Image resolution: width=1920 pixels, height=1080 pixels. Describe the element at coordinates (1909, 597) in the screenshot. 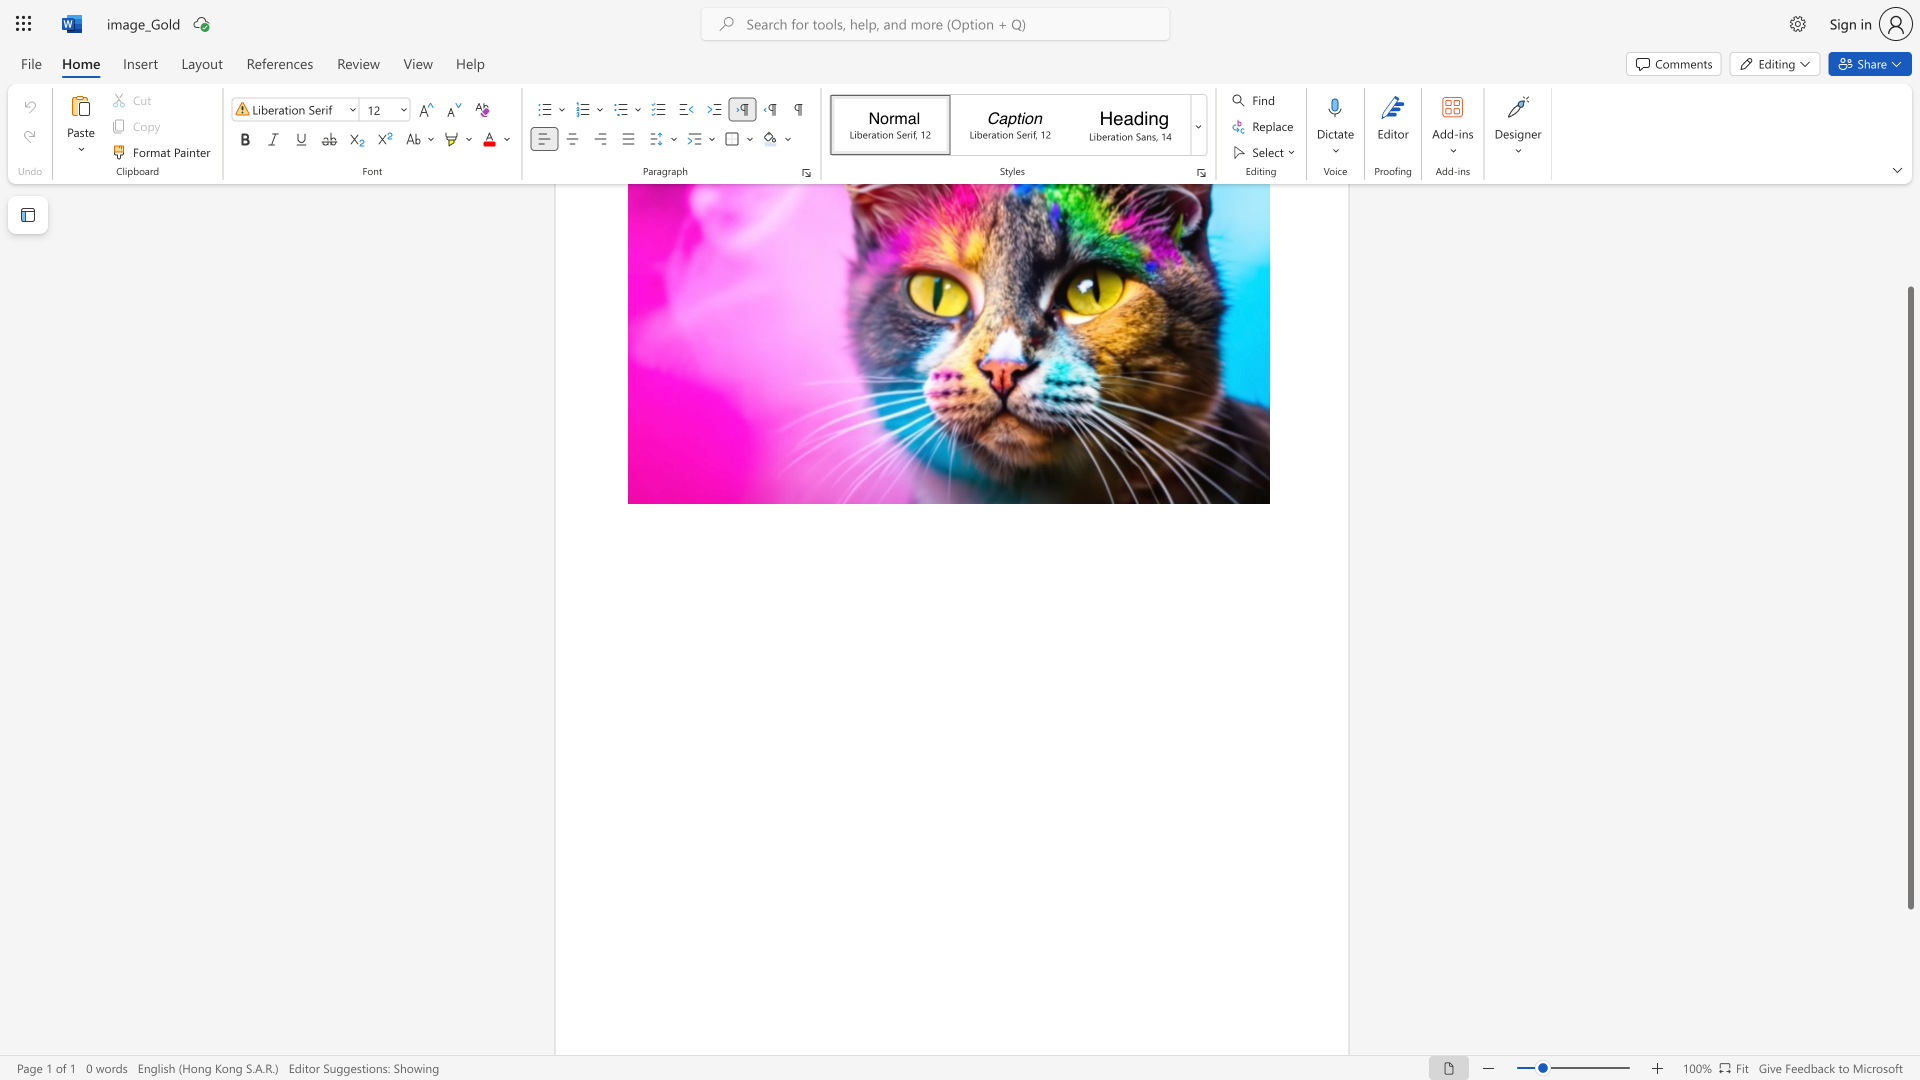

I see `the scrollbar and move up 110 pixels` at that location.